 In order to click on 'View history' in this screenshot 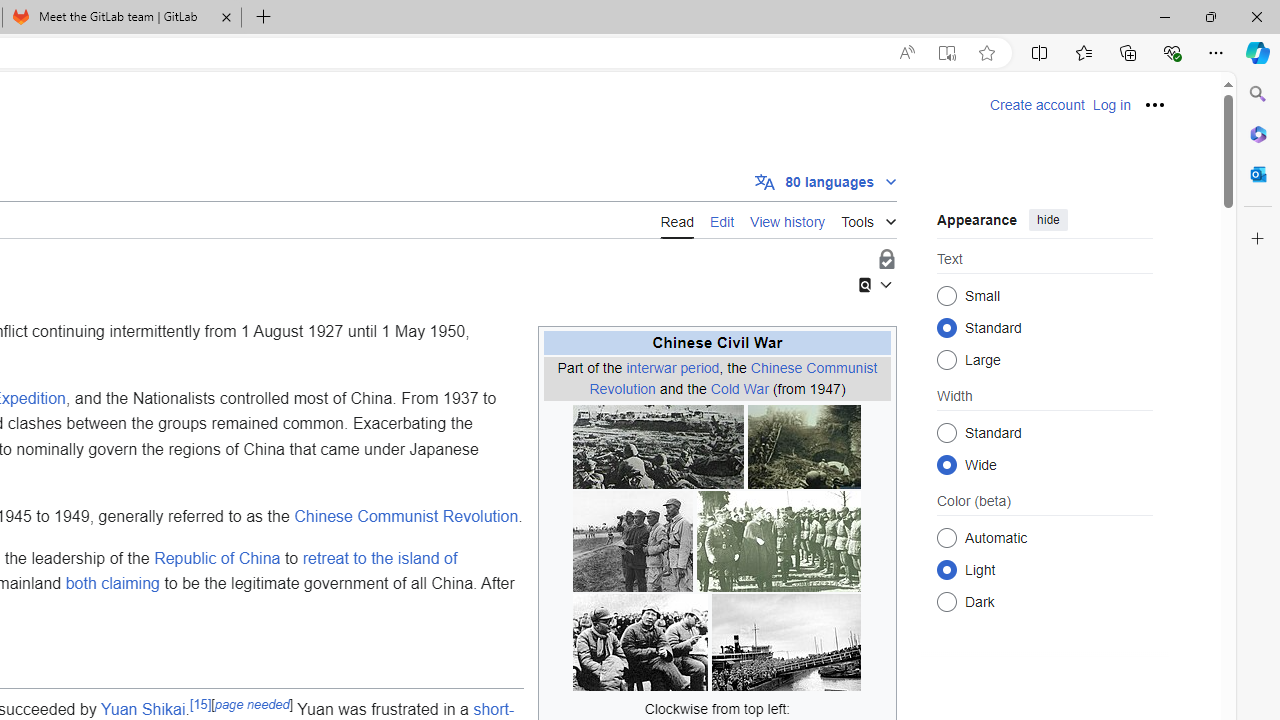, I will do `click(786, 219)`.